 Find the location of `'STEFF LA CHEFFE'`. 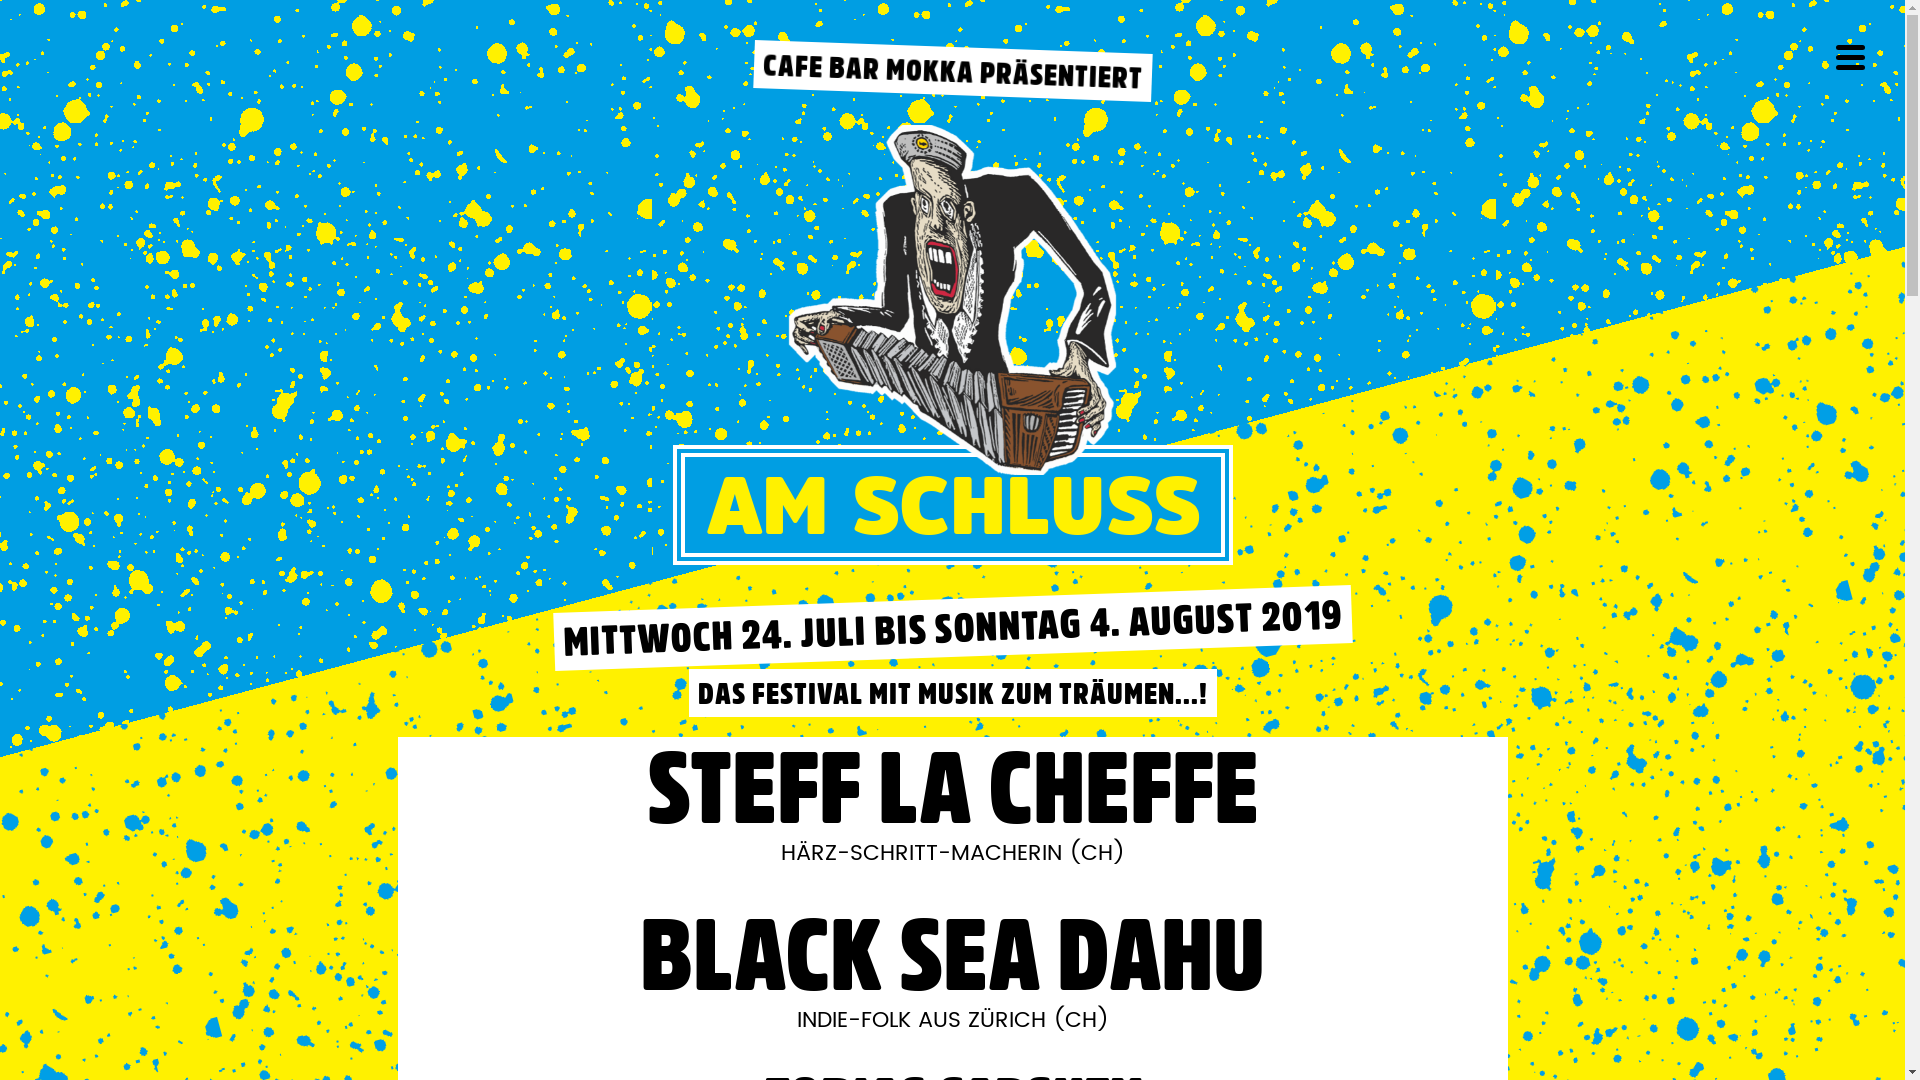

'STEFF LA CHEFFE' is located at coordinates (952, 785).